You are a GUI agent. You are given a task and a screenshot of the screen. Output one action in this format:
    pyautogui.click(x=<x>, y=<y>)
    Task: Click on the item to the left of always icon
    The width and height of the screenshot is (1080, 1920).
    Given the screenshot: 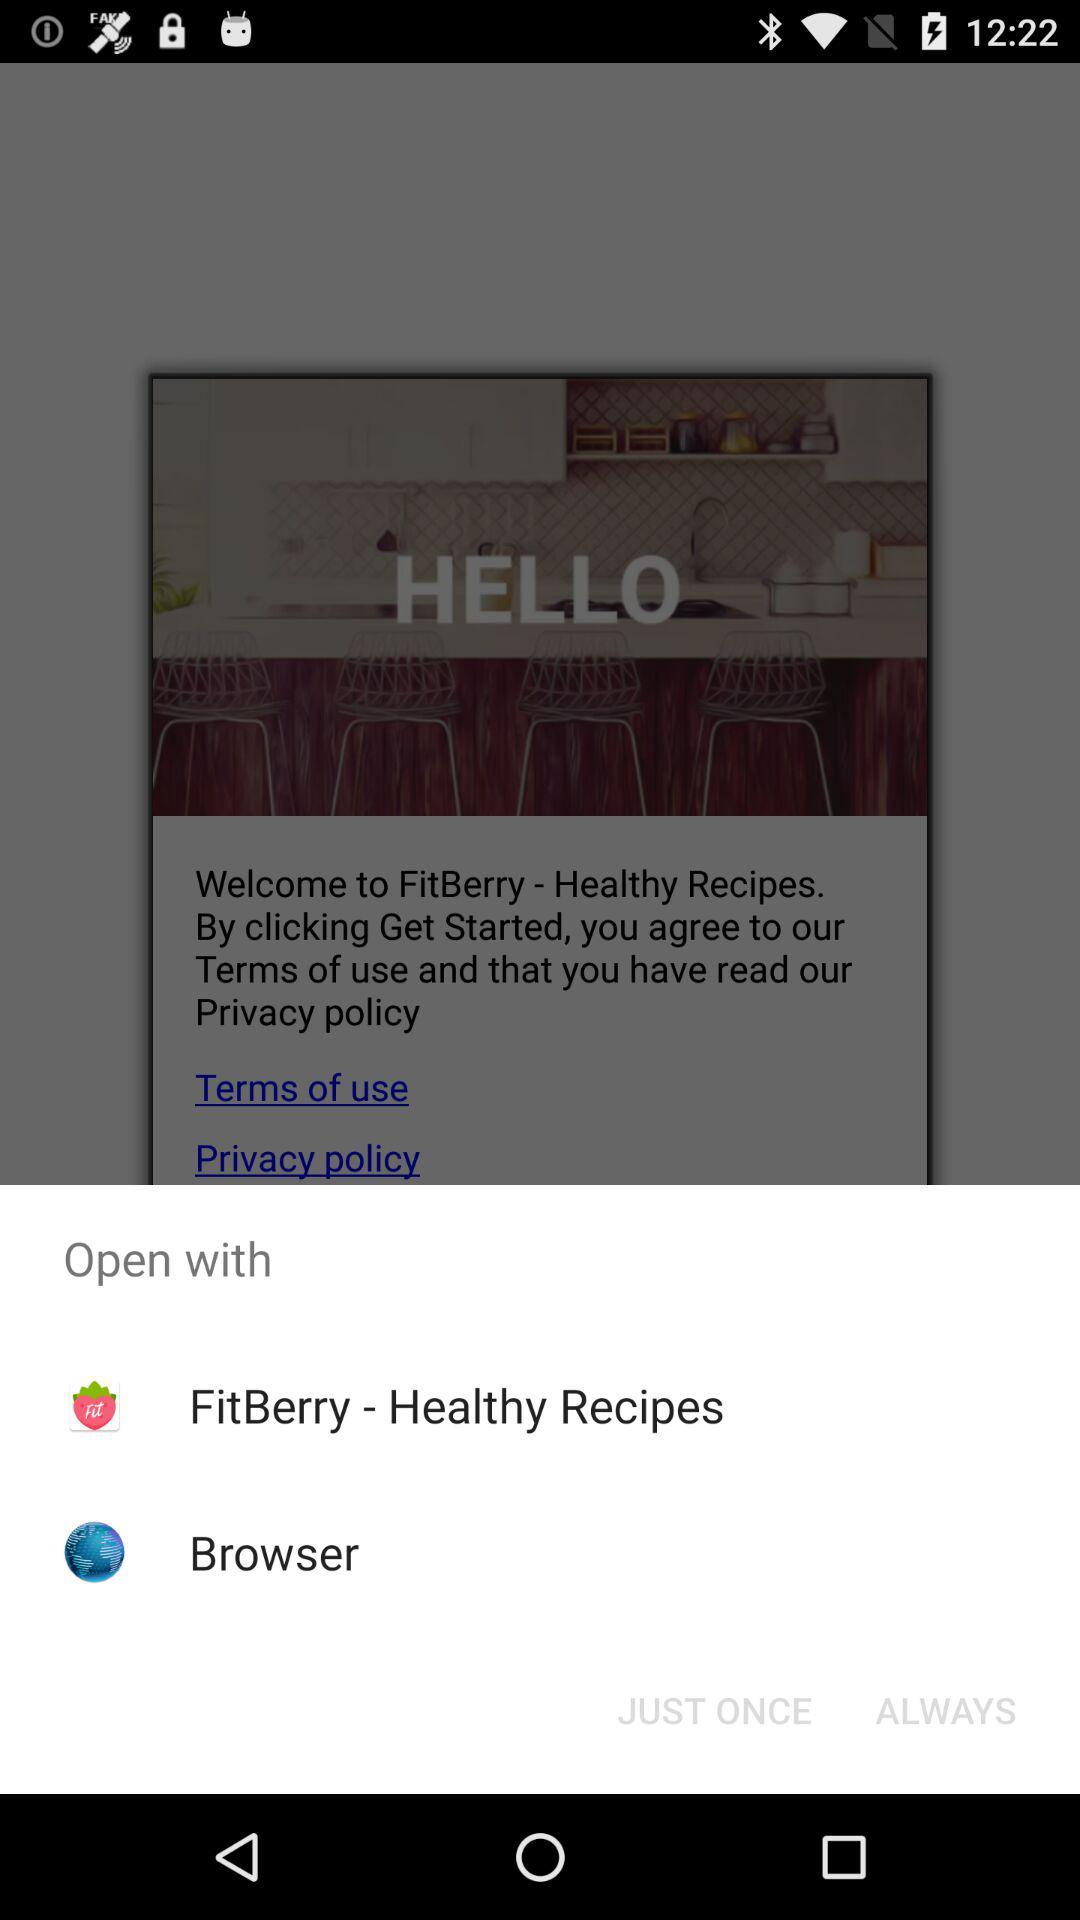 What is the action you would take?
    pyautogui.click(x=713, y=1708)
    